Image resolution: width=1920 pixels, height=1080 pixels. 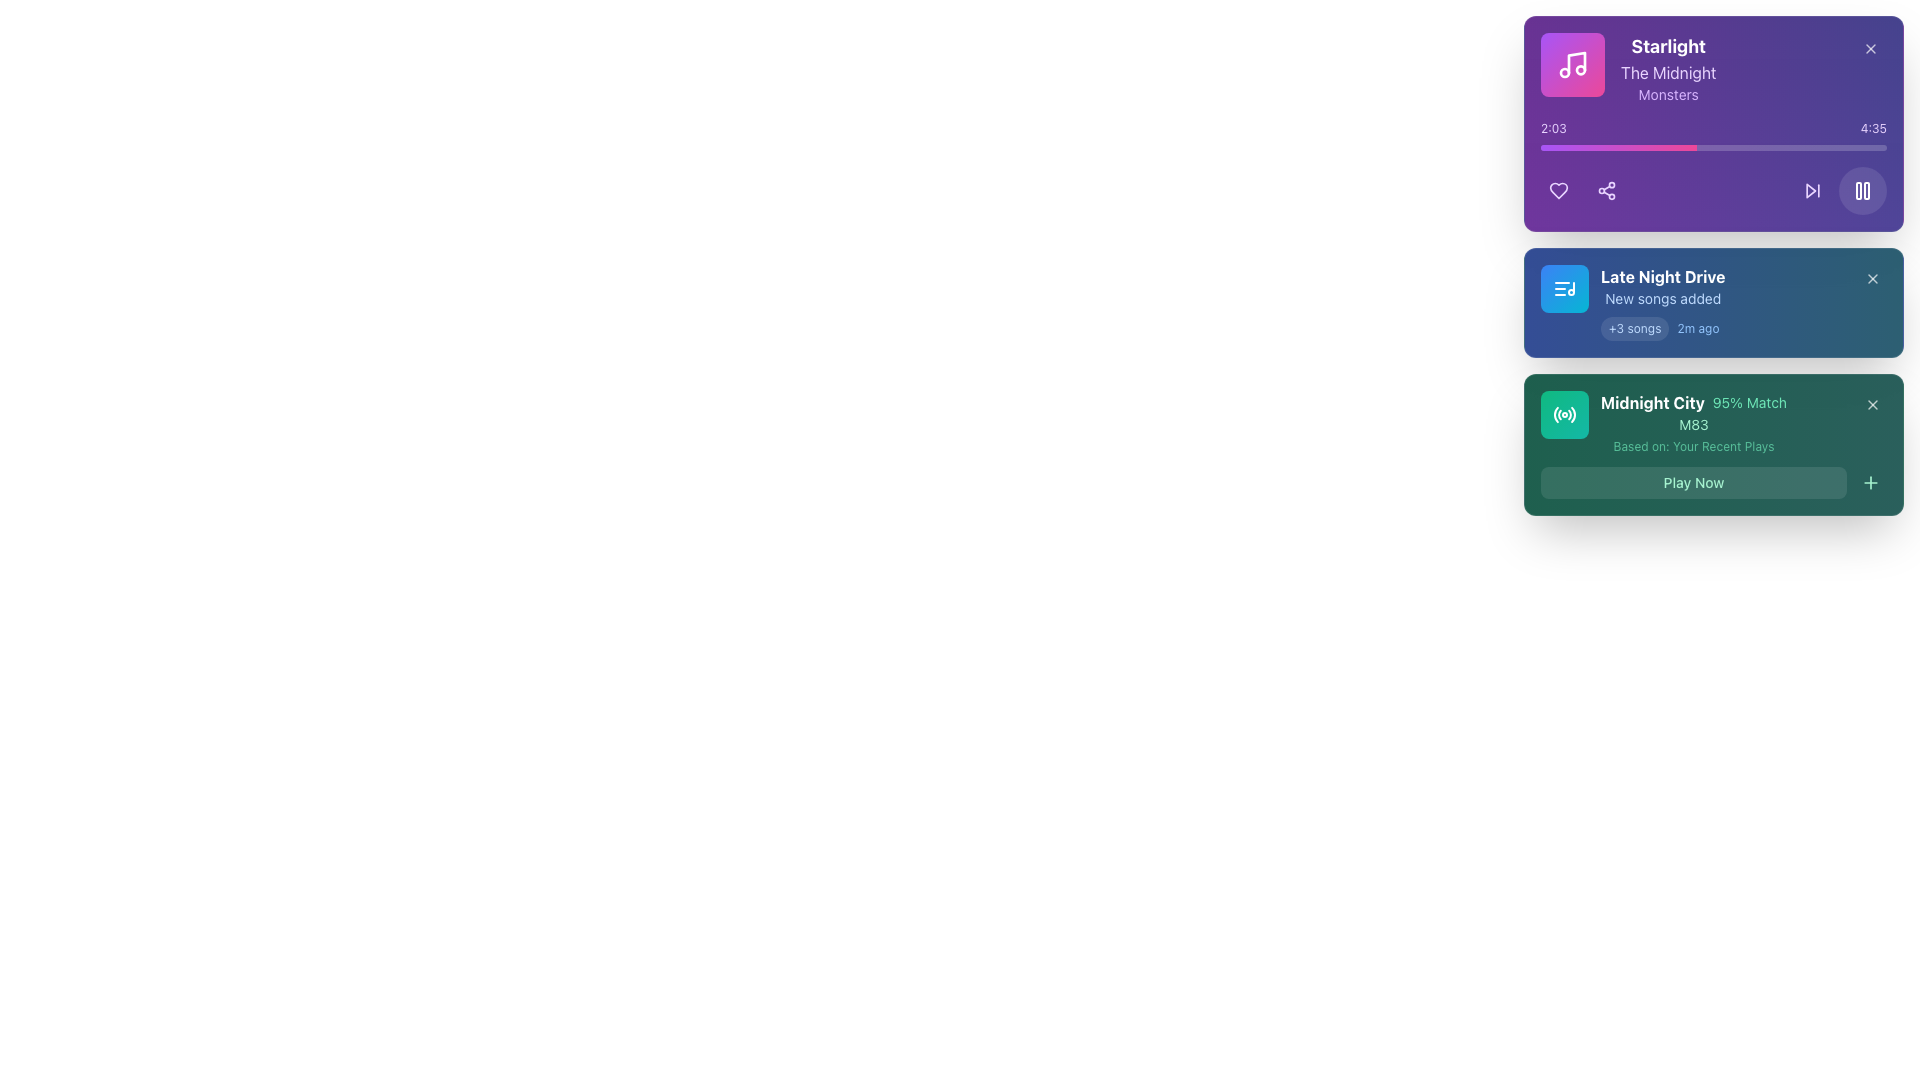 What do you see at coordinates (1870, 48) in the screenshot?
I see `the close button represented as an 'X' icon at the top-right corner of the purple notification card titled 'Starlight'` at bounding box center [1870, 48].